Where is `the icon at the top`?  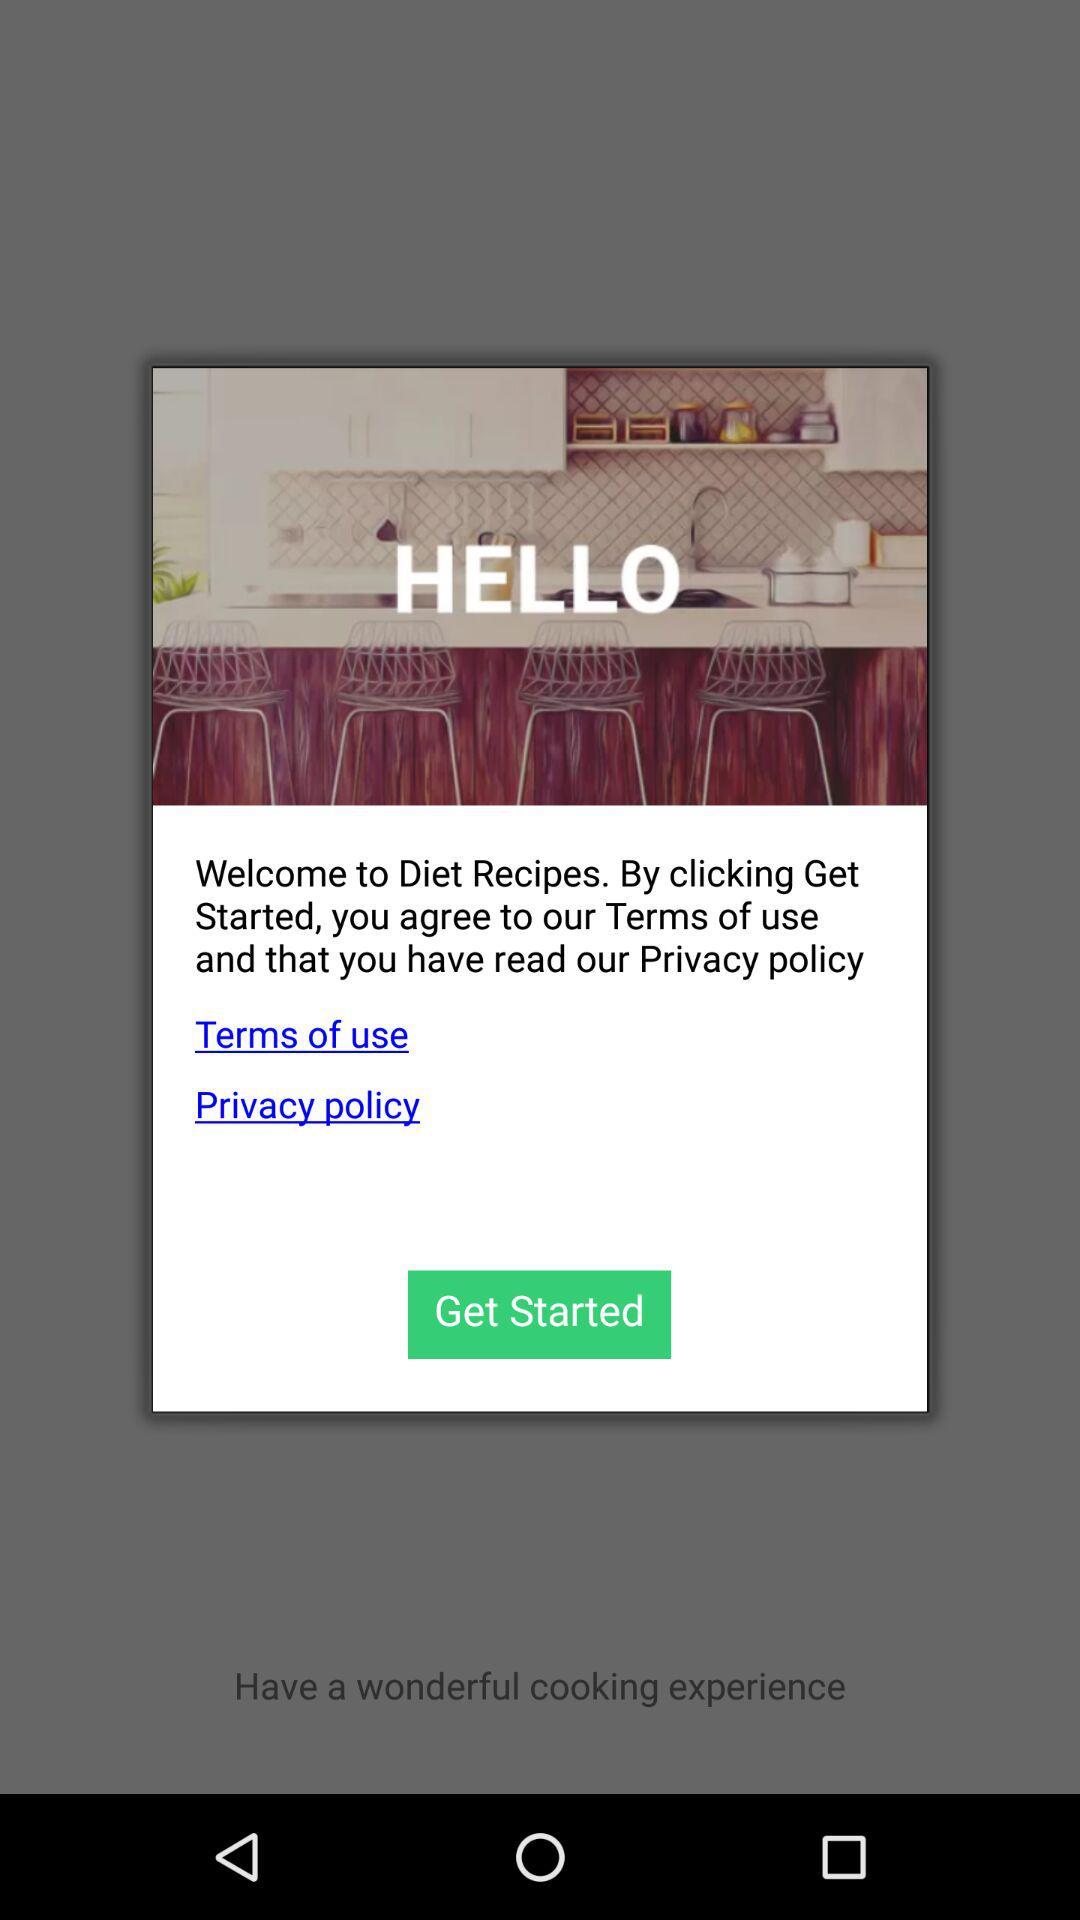 the icon at the top is located at coordinates (540, 585).